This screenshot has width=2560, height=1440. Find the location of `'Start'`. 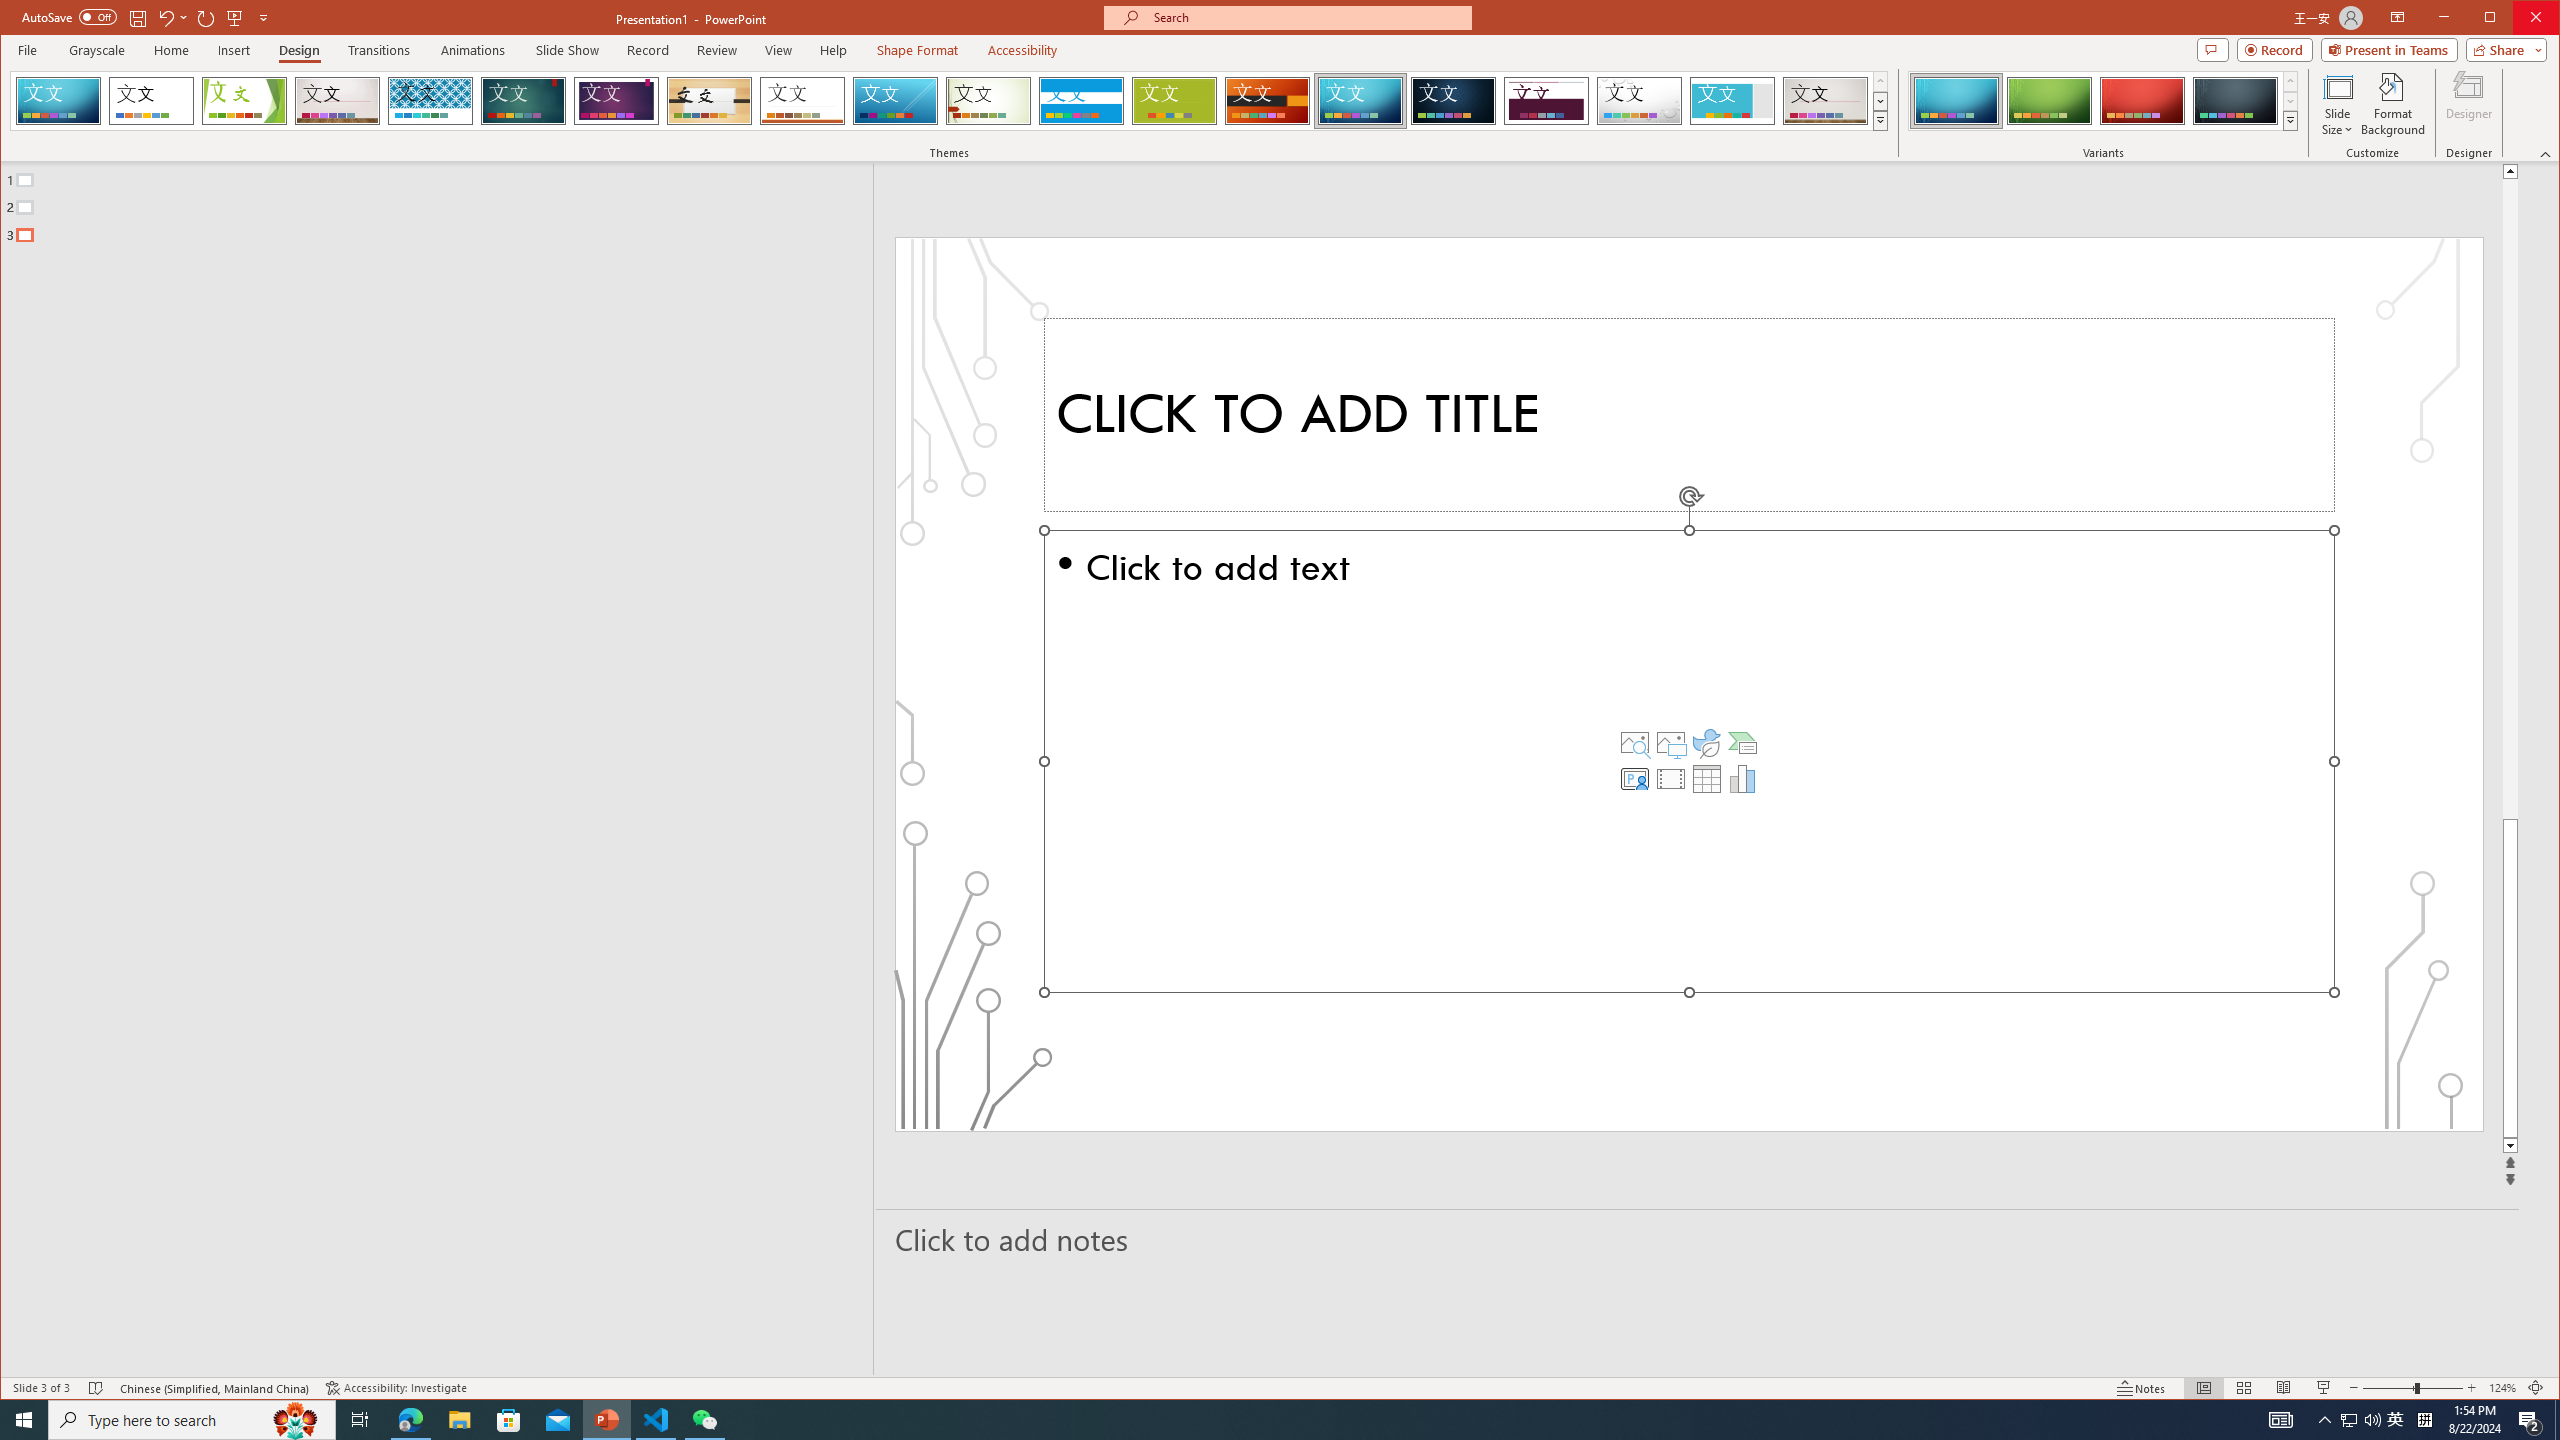

'Start' is located at coordinates (24, 1418).